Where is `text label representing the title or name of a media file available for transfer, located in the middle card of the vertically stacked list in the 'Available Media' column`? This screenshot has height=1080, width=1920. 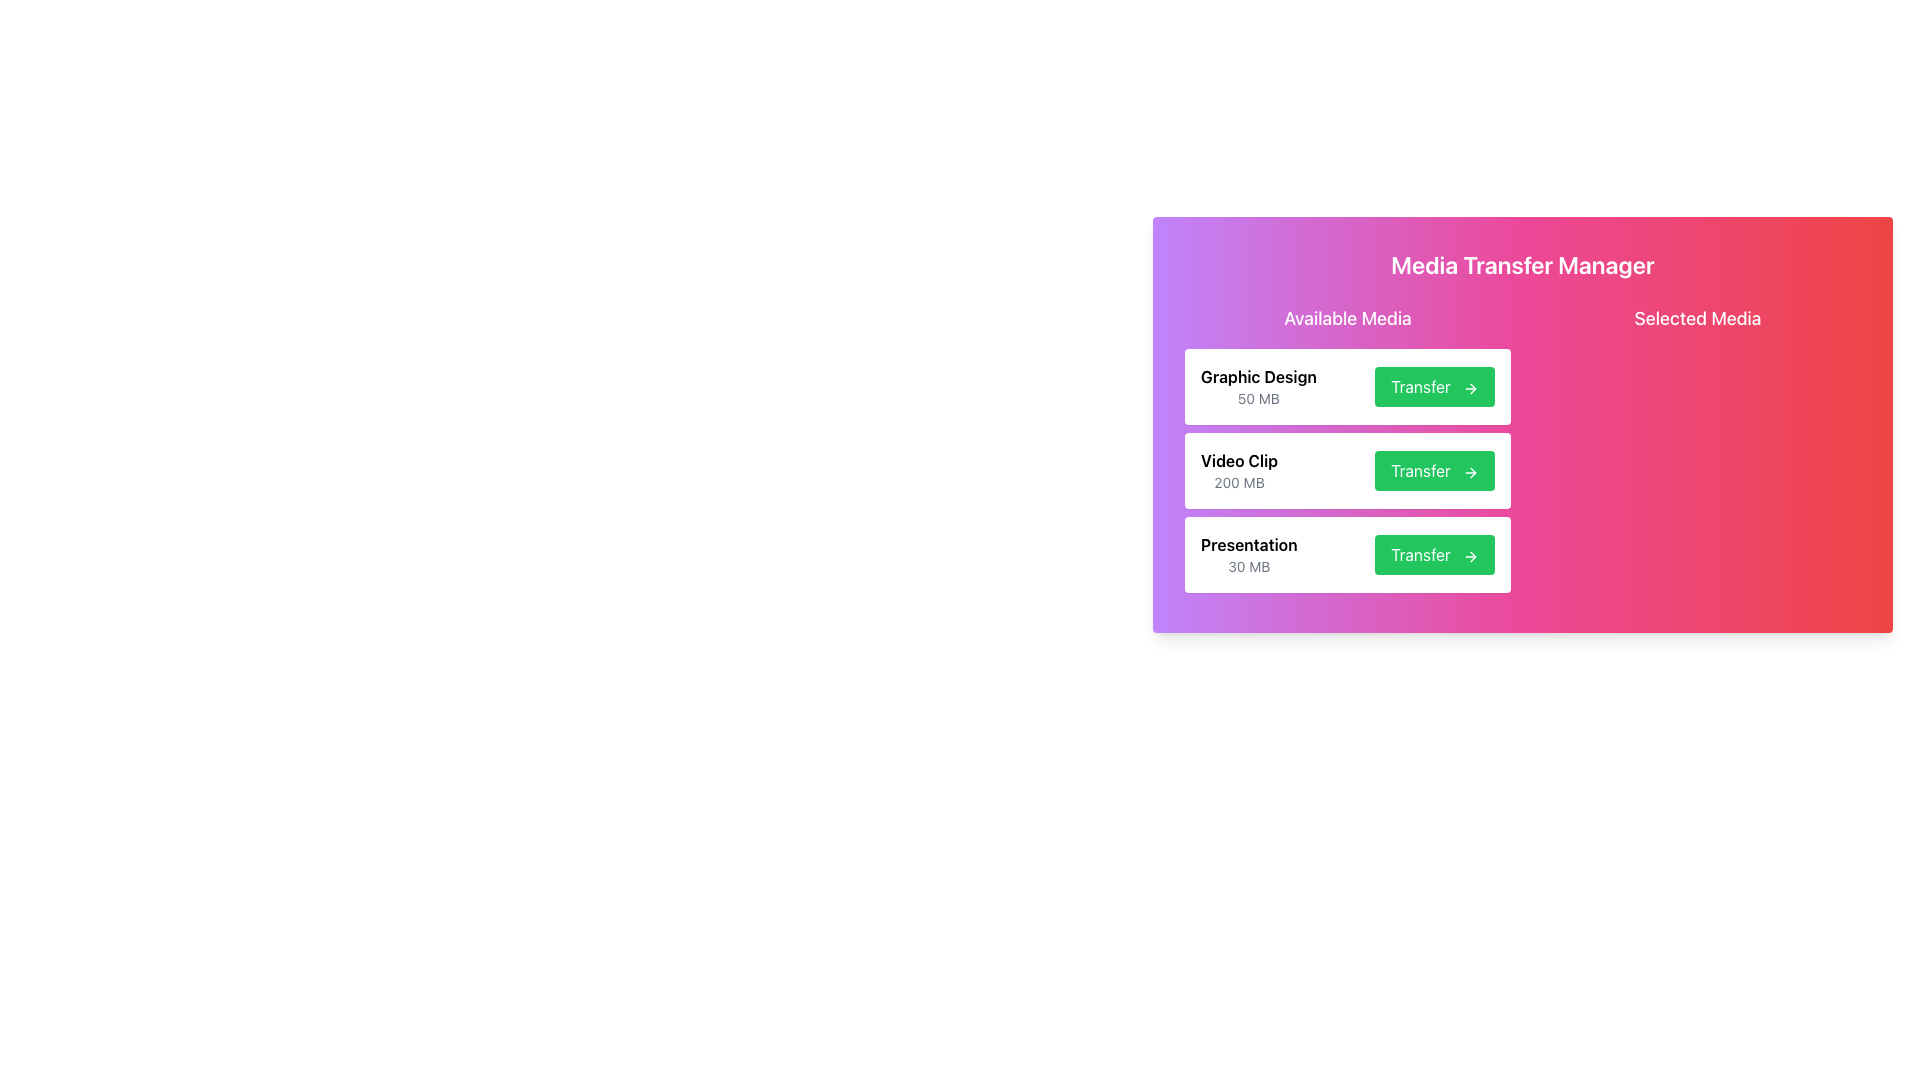
text label representing the title or name of a media file available for transfer, located in the middle card of the vertically stacked list in the 'Available Media' column is located at coordinates (1238, 461).